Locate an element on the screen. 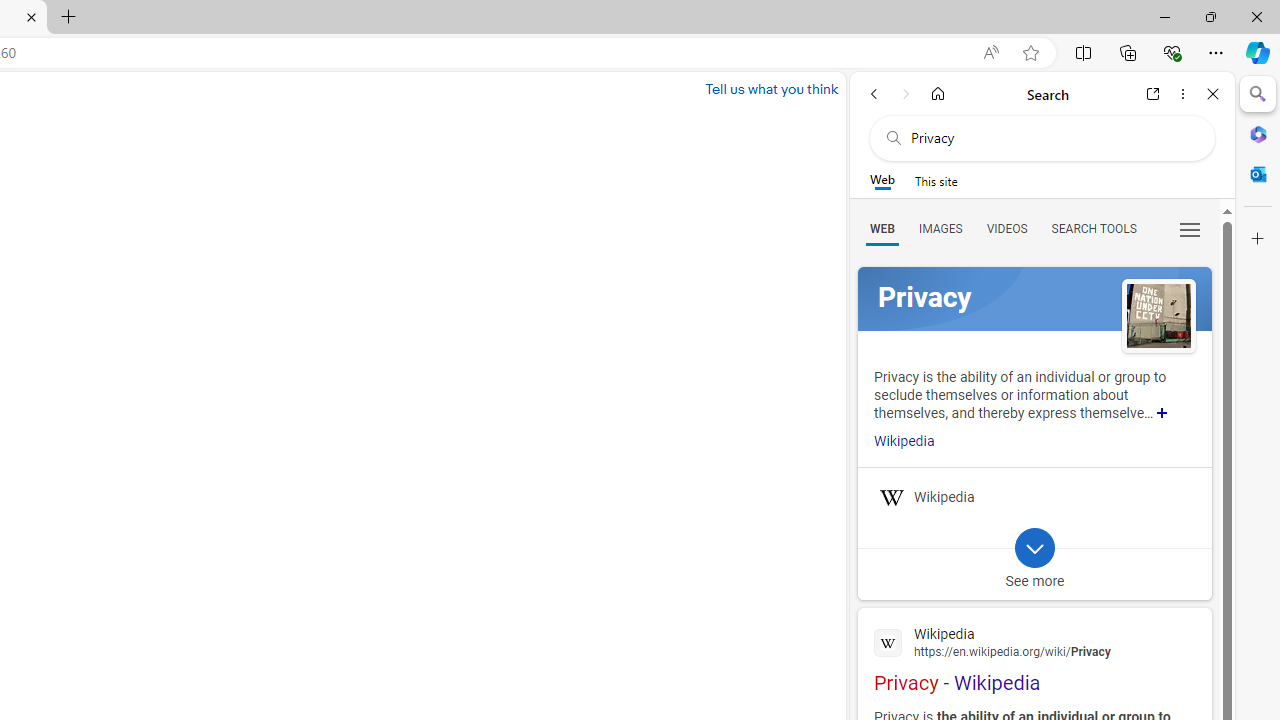  'Web scope' is located at coordinates (881, 180).